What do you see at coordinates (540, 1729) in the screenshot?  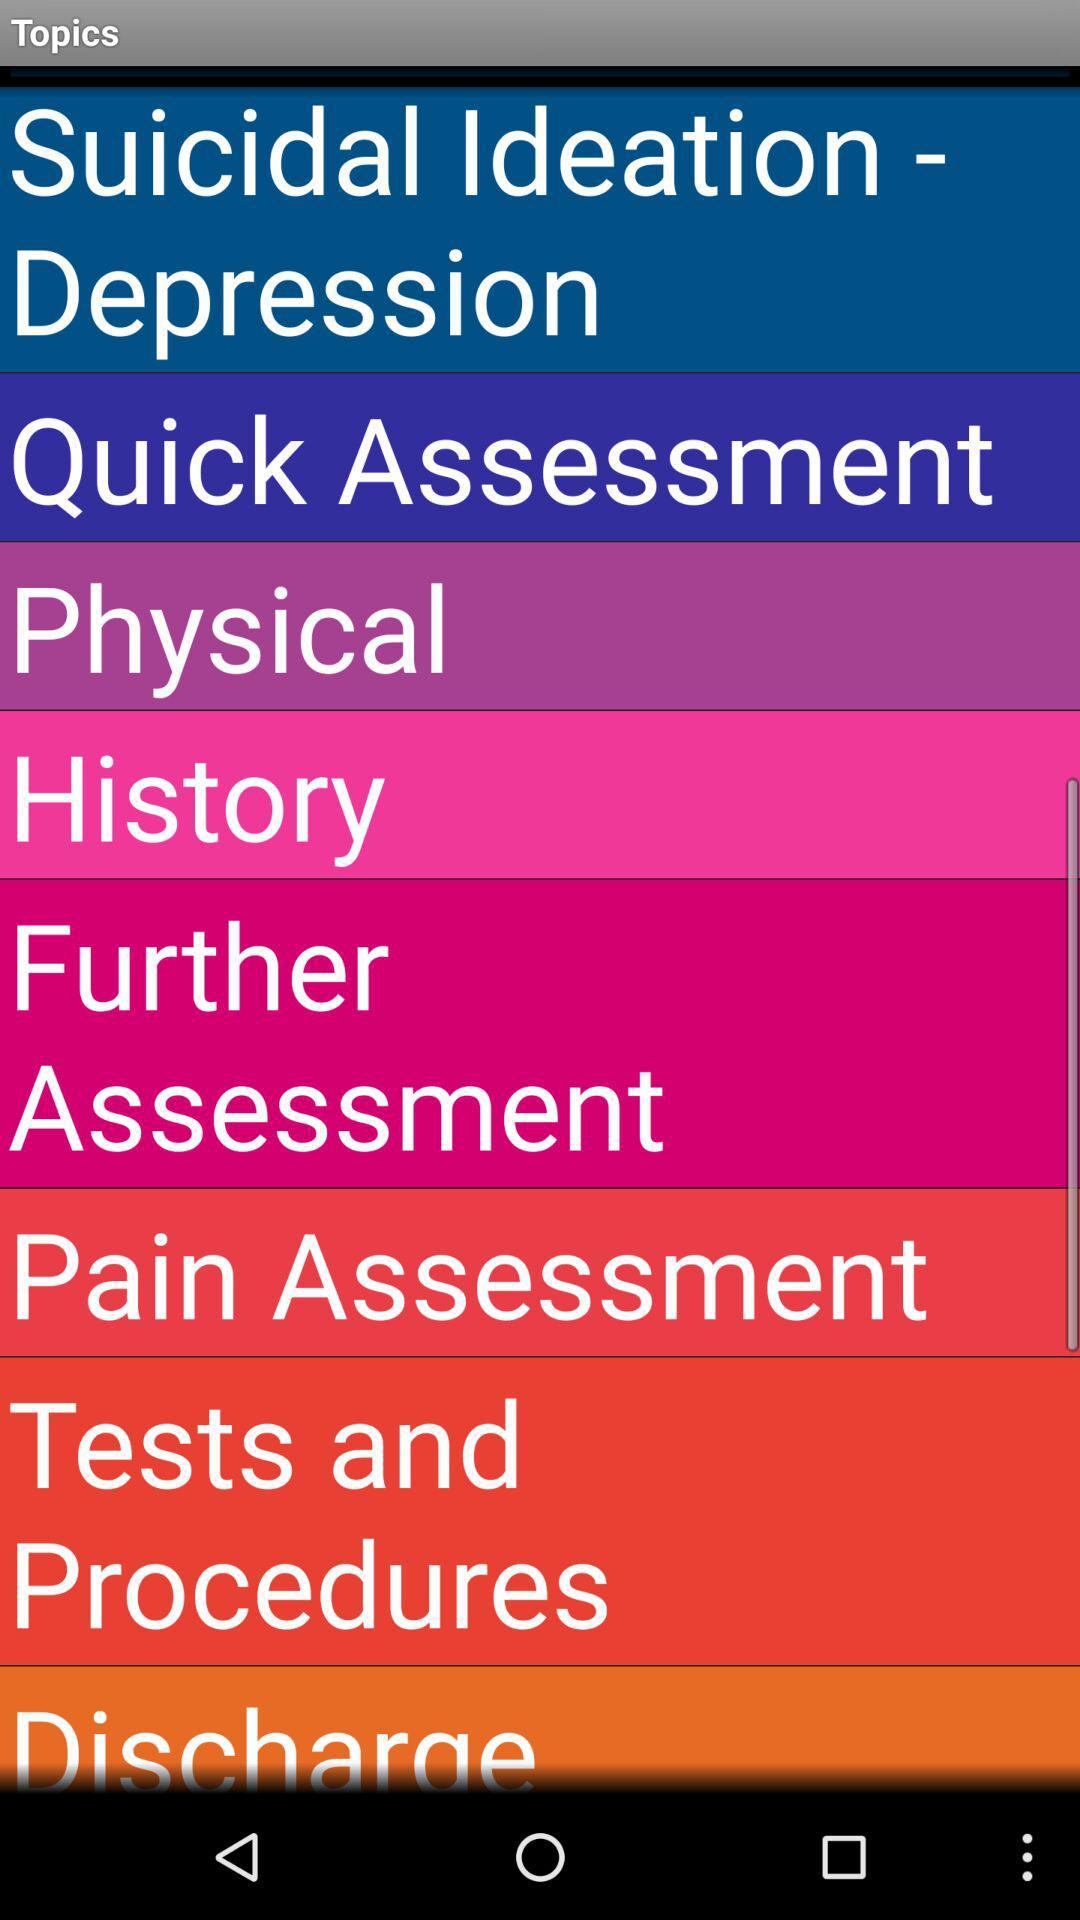 I see `the discharge instruction icon` at bounding box center [540, 1729].